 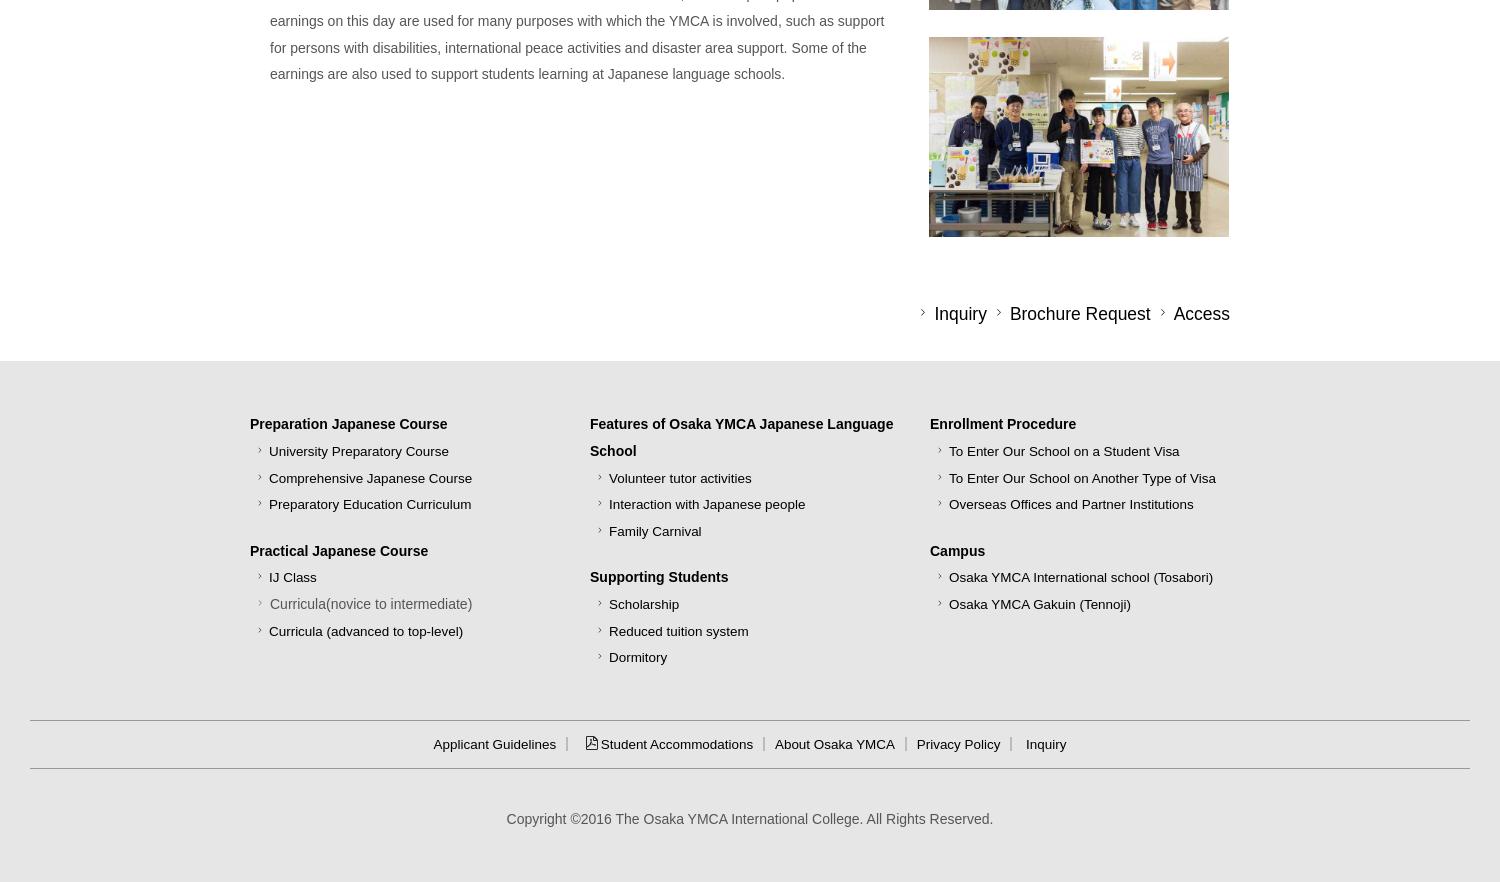 What do you see at coordinates (268, 451) in the screenshot?
I see `'University Preparatory Course'` at bounding box center [268, 451].